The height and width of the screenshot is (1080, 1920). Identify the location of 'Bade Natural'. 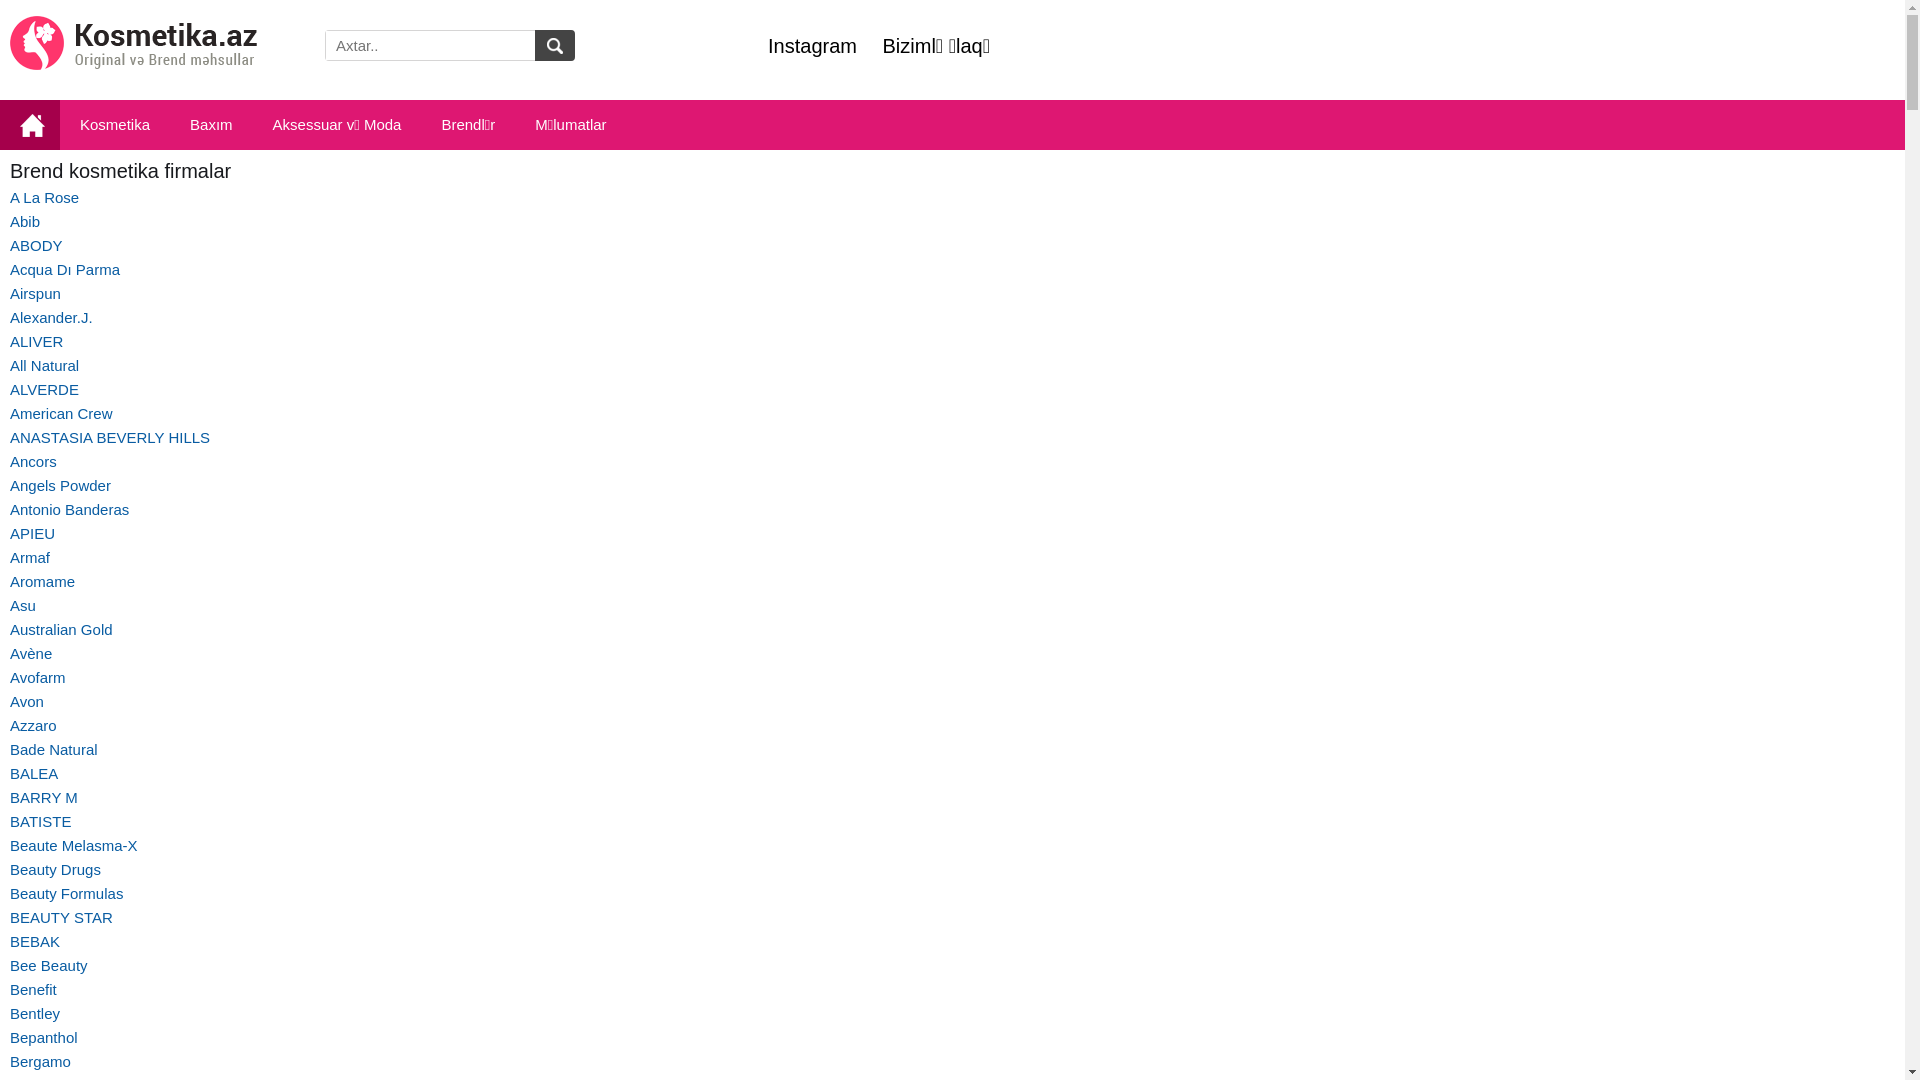
(53, 749).